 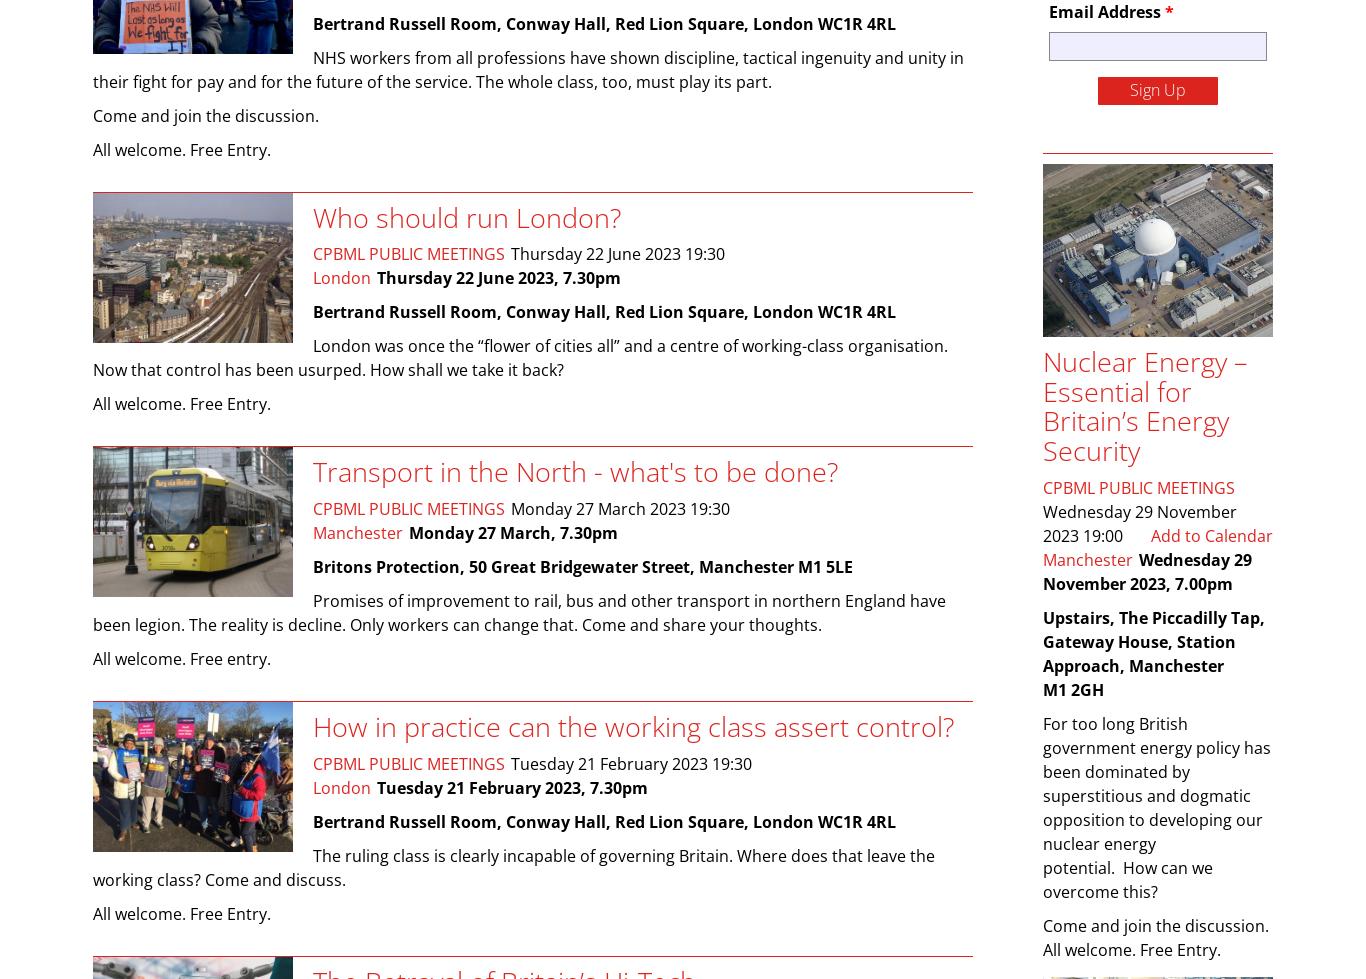 I want to click on 'Who should run London?', so click(x=312, y=216).